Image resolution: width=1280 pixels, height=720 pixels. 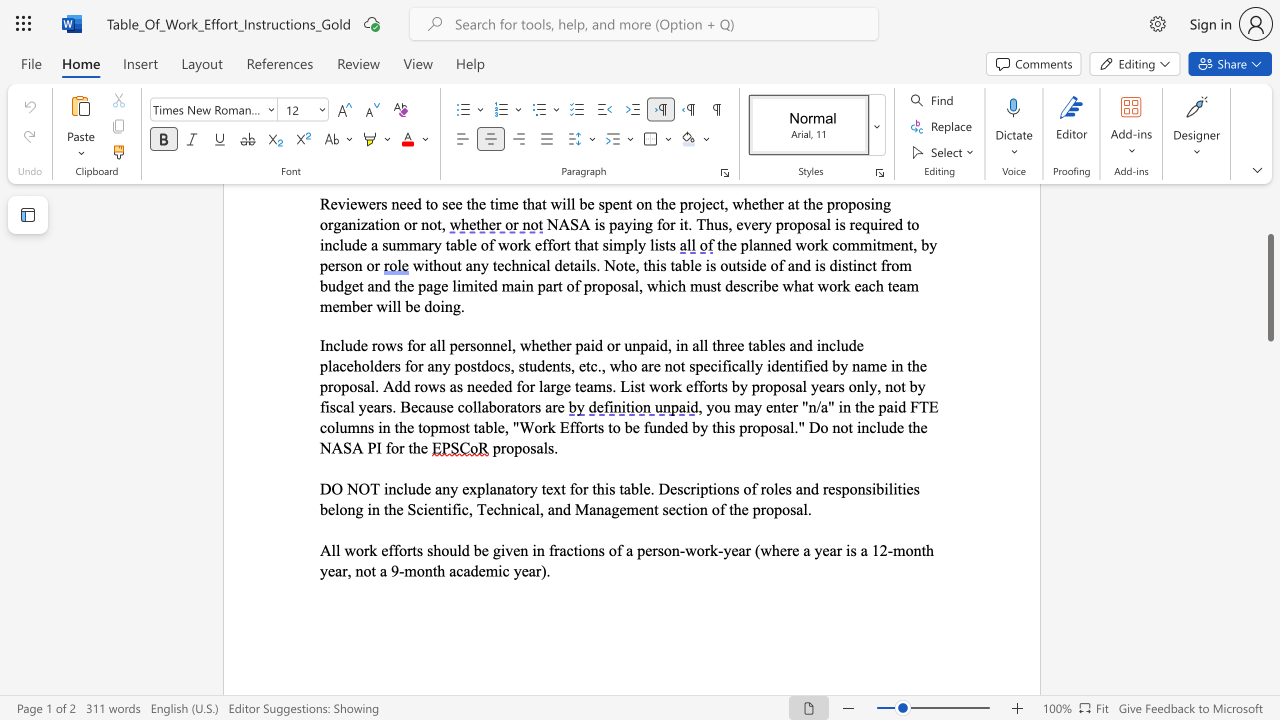 I want to click on the scrollbar and move up 130 pixels, so click(x=1269, y=287).